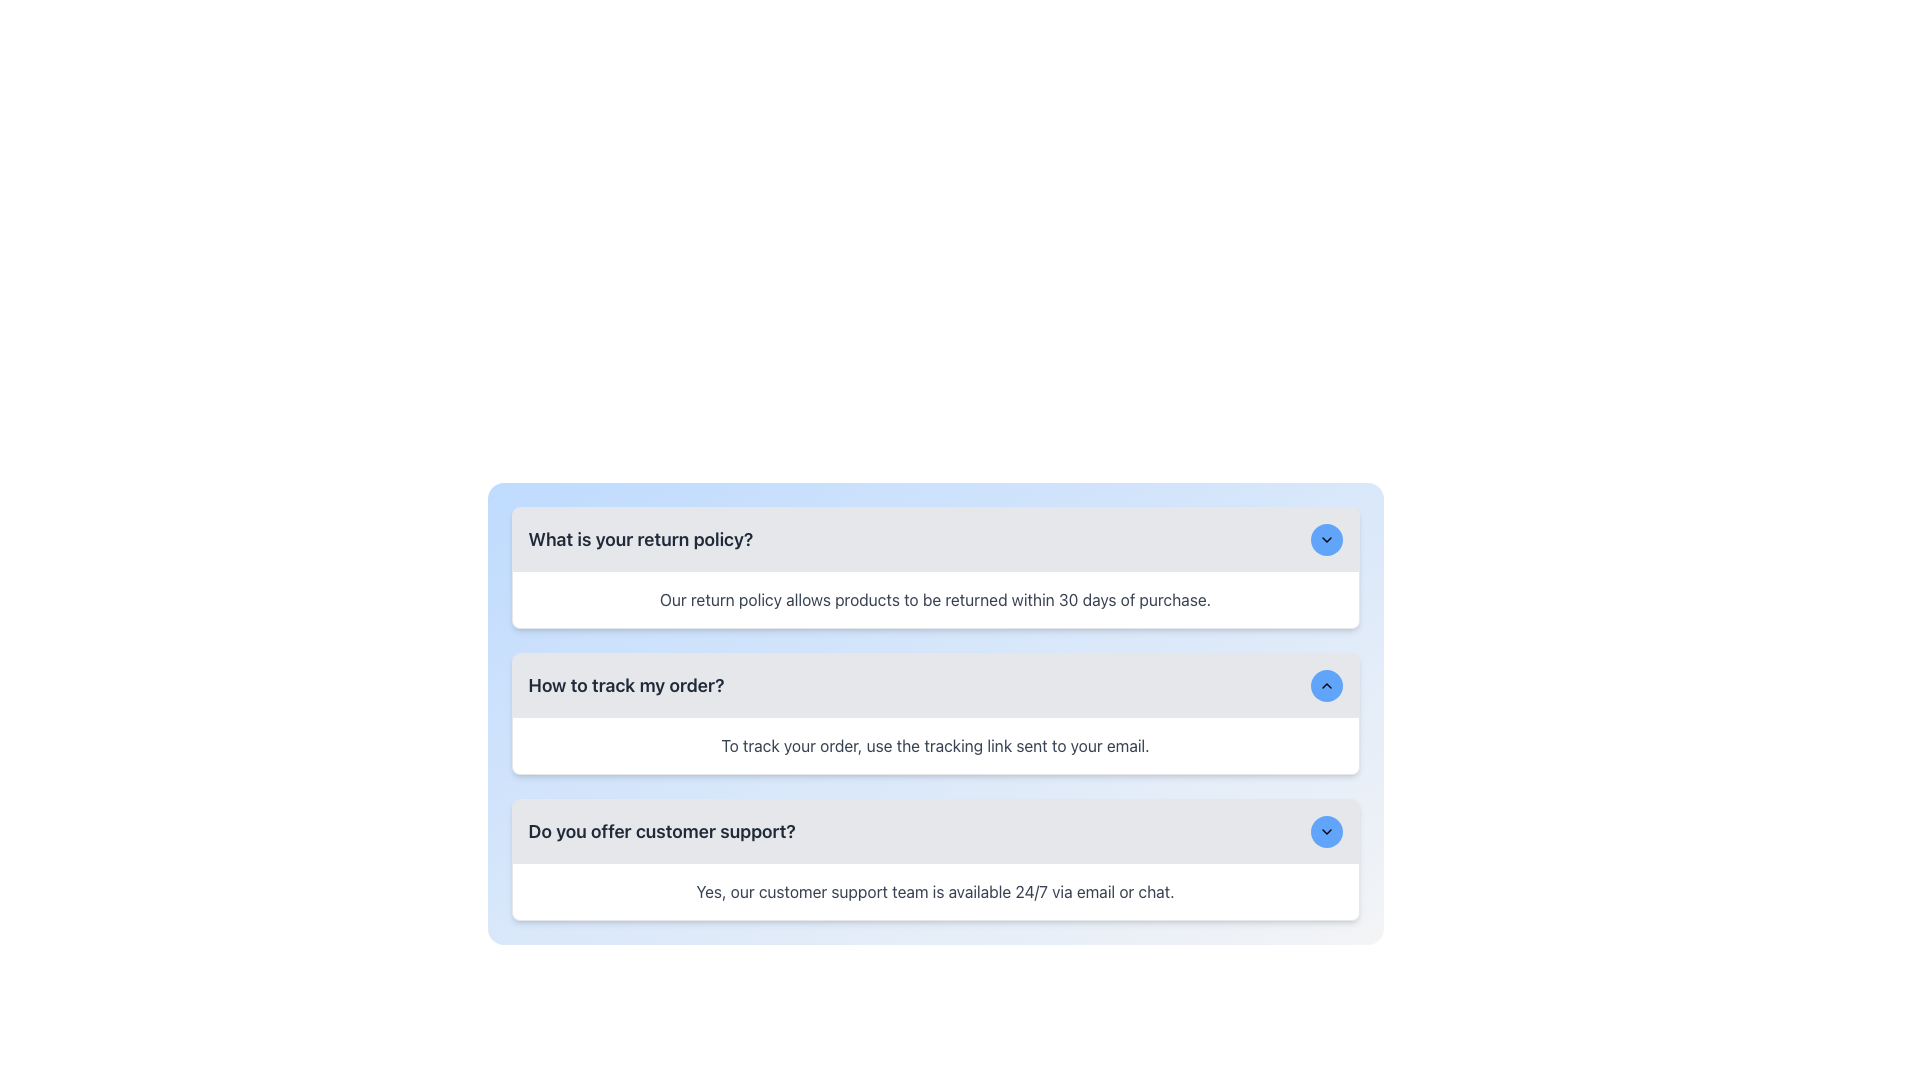 This screenshot has width=1920, height=1080. What do you see at coordinates (934, 832) in the screenshot?
I see `the Interactive FAQ button located between the order tracking question and the customer support explanation` at bounding box center [934, 832].